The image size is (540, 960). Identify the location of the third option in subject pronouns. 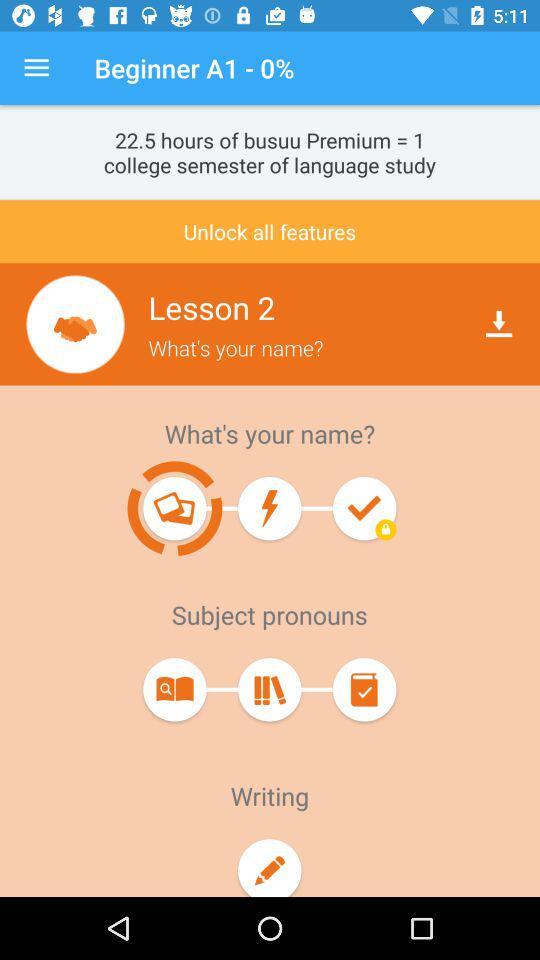
(363, 689).